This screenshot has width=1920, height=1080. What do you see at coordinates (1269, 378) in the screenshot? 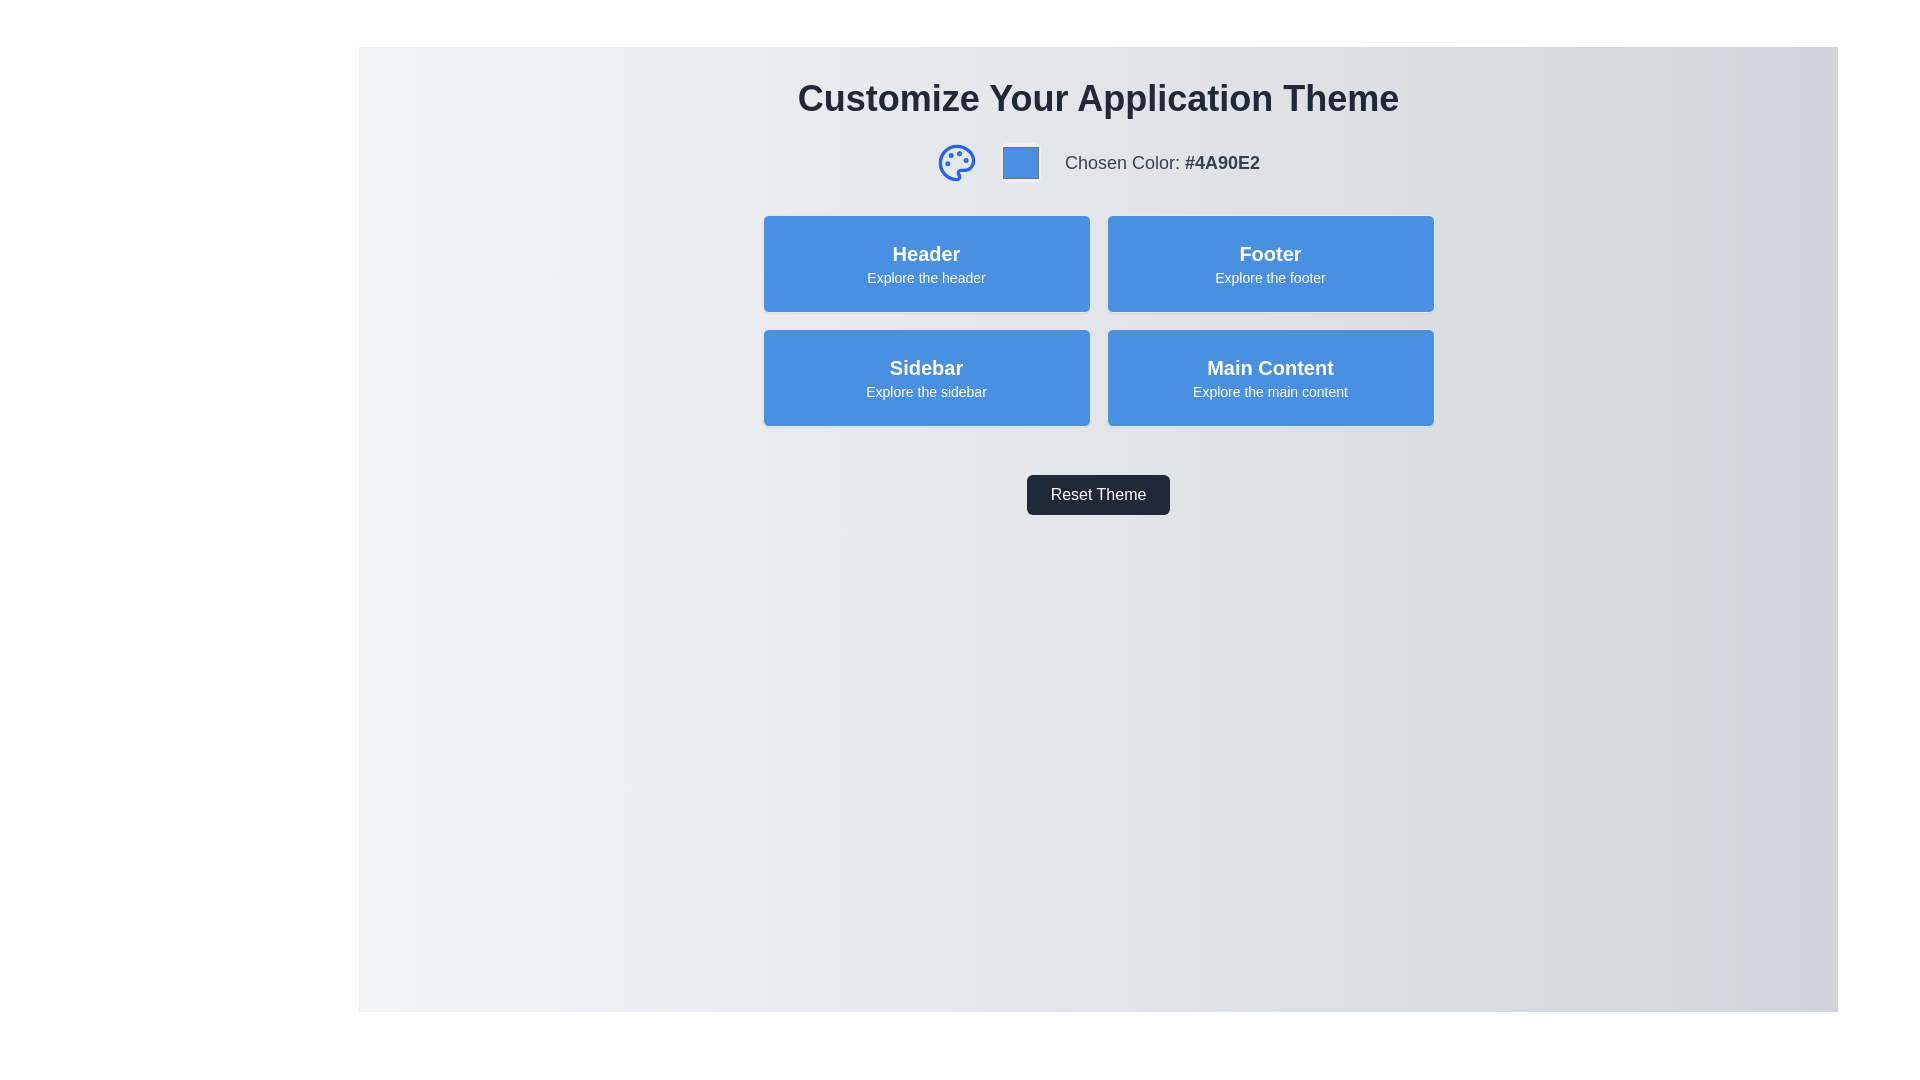
I see `the informational button located in the lower-right quadrant of the grid layout` at bounding box center [1269, 378].